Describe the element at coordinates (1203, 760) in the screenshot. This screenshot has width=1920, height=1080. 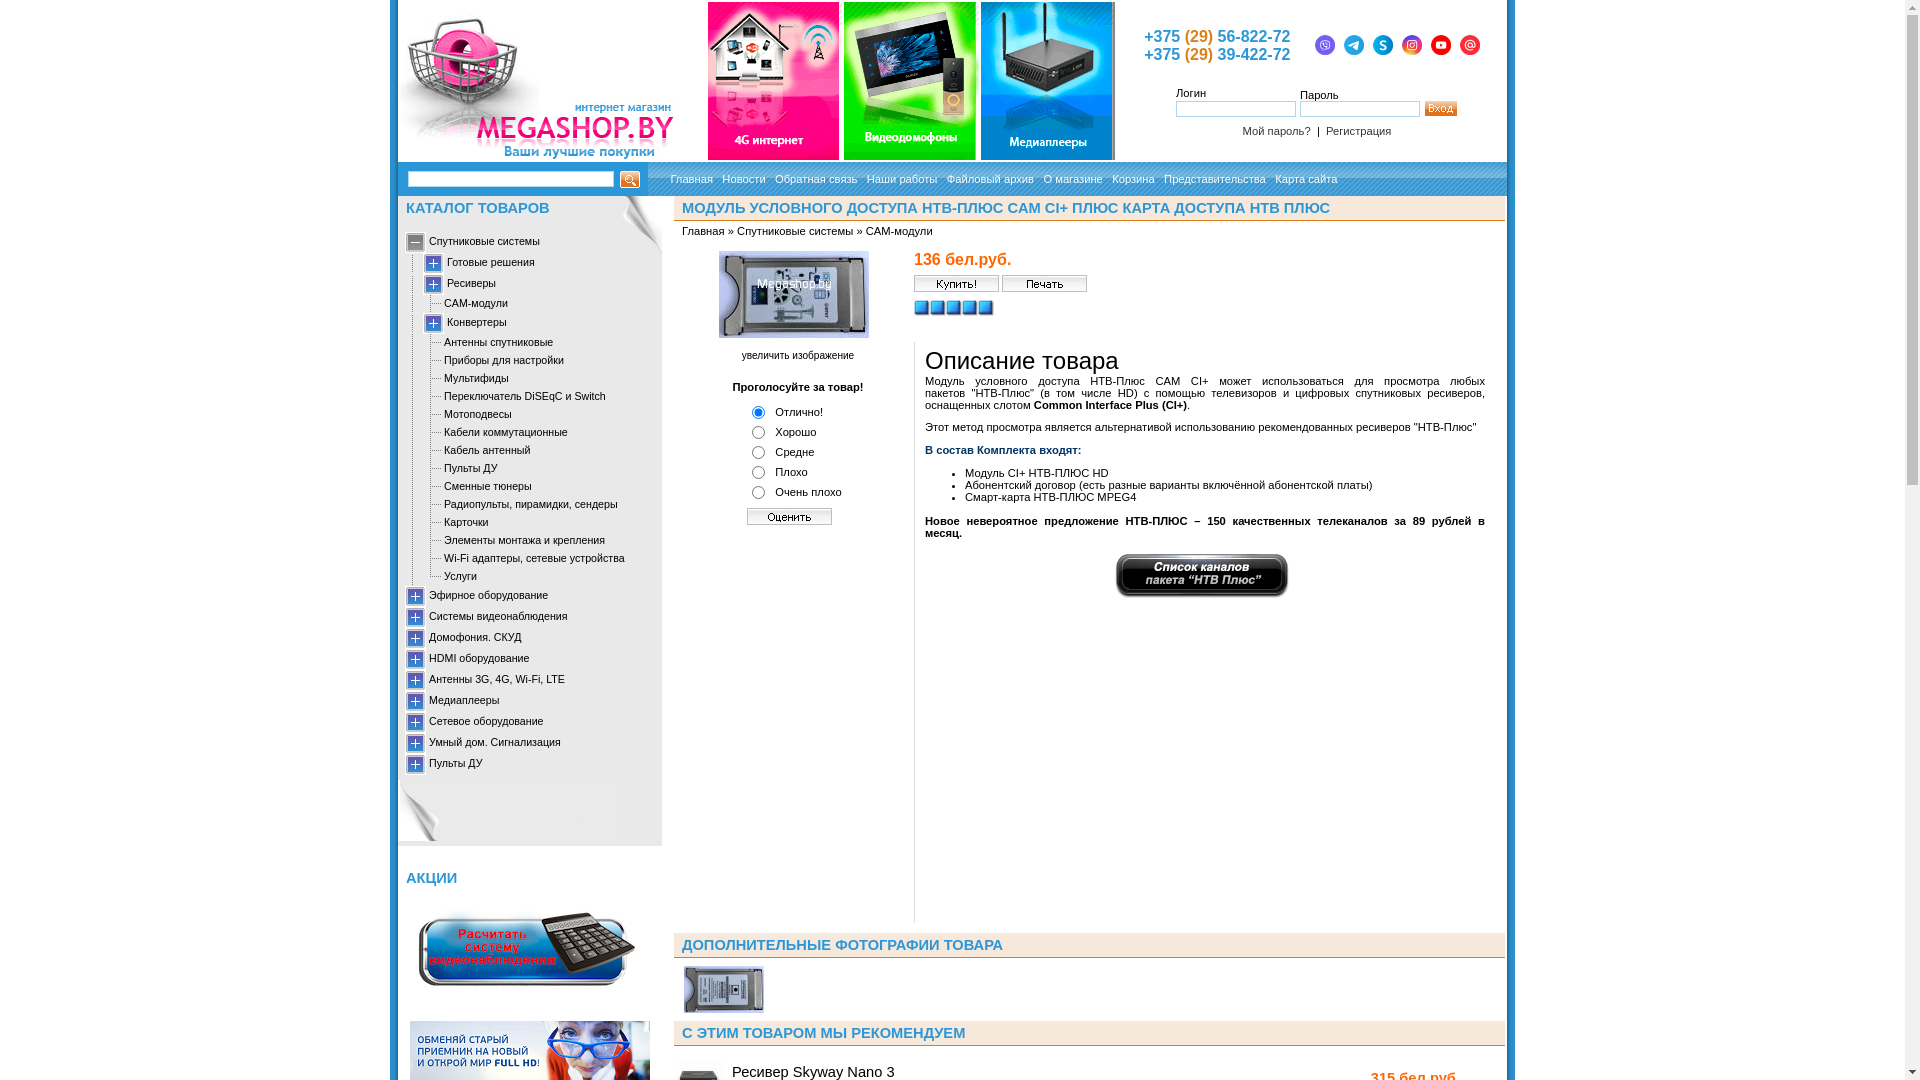
I see `'YouTube video player'` at that location.